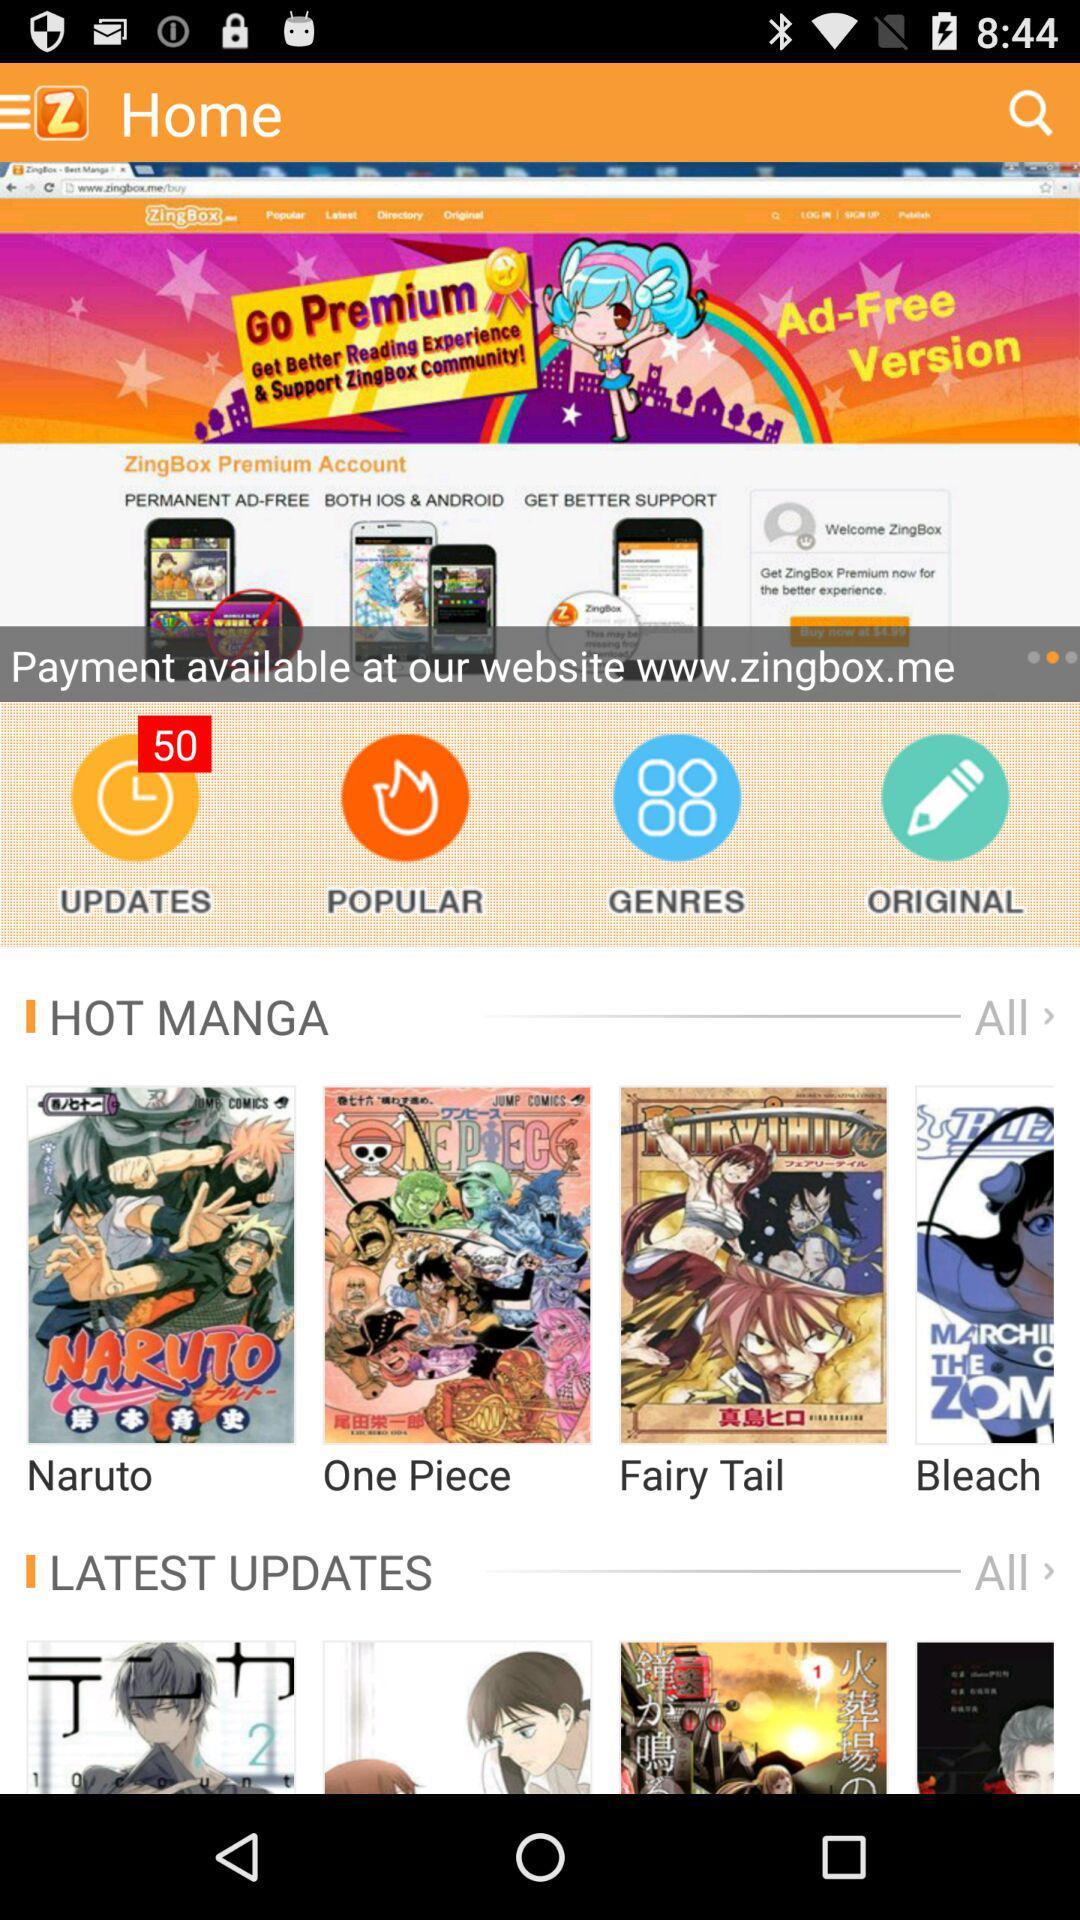 The width and height of the screenshot is (1080, 1920). What do you see at coordinates (983, 1716) in the screenshot?
I see `that book` at bounding box center [983, 1716].